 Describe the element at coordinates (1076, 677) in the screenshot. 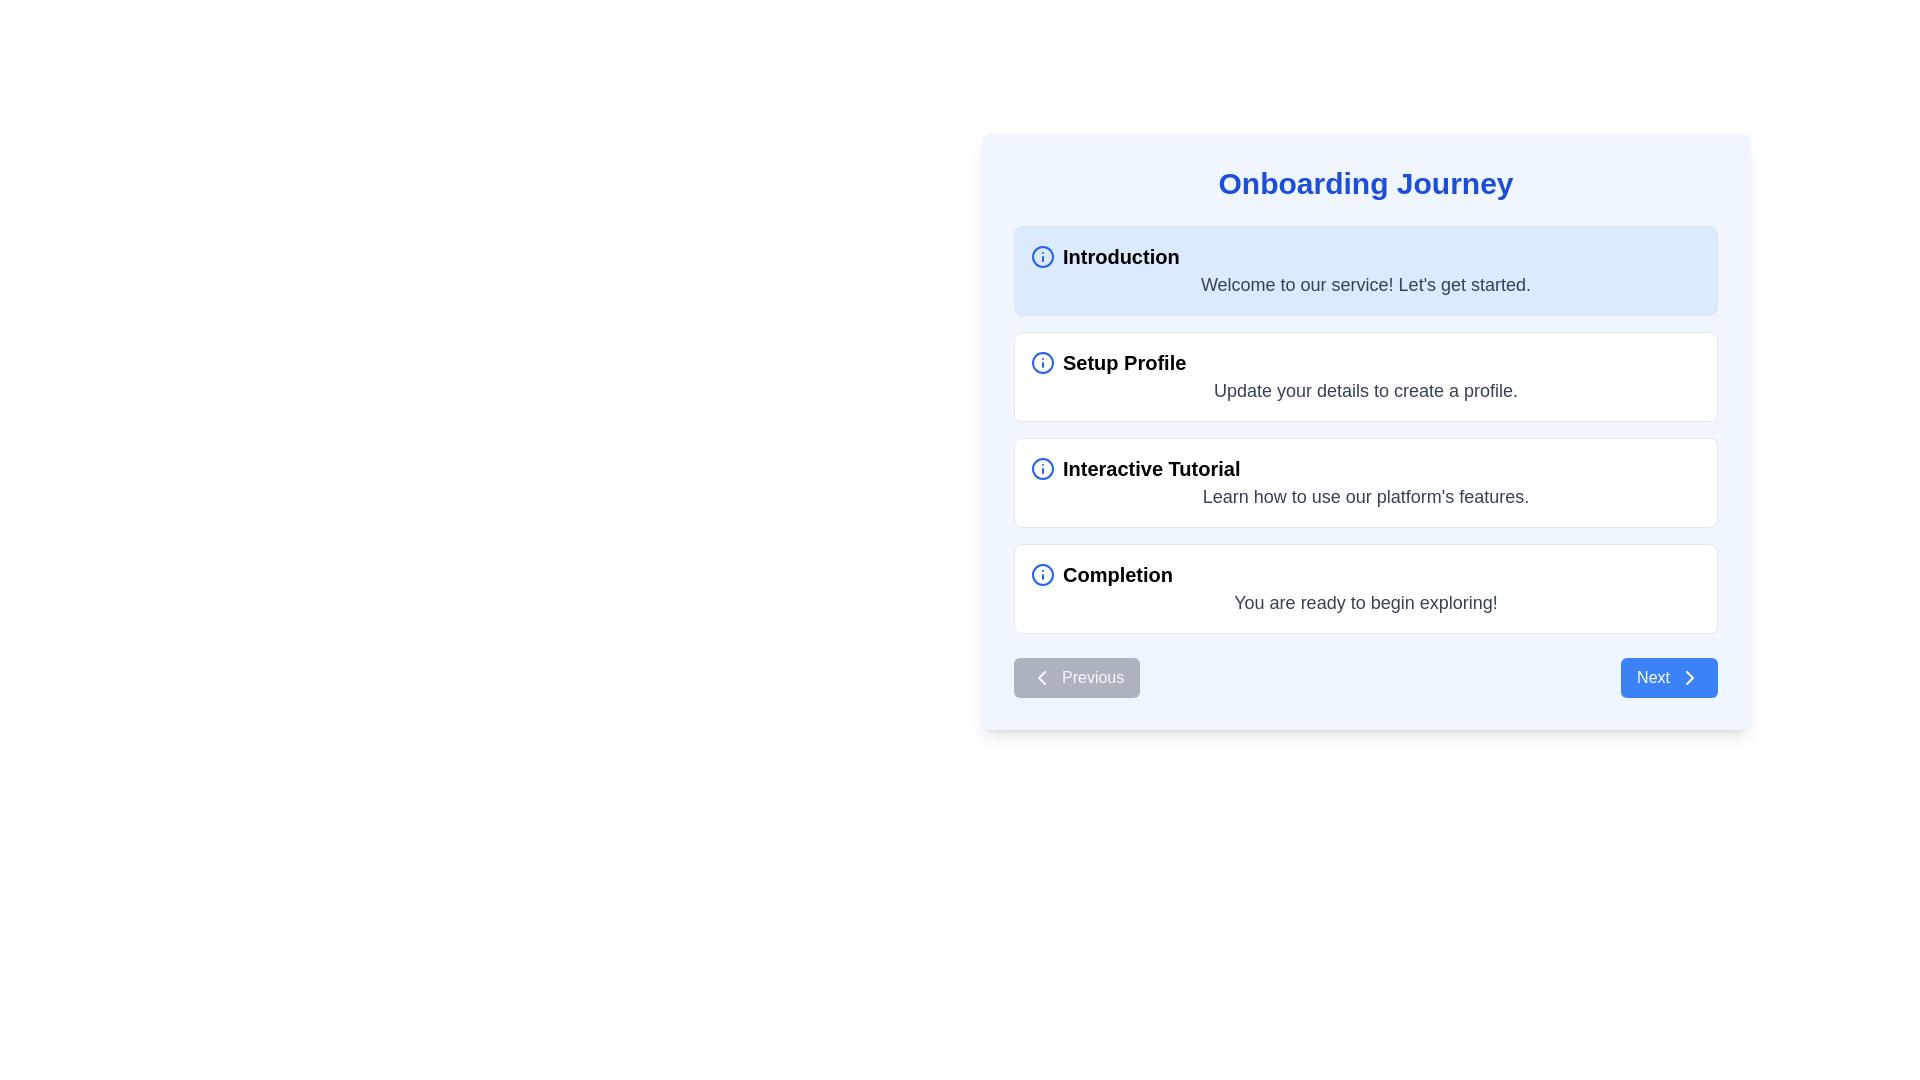

I see `the button located at the bottom-left side of the onboarding card, which allows users to navigate to the previous step in the interface` at that location.